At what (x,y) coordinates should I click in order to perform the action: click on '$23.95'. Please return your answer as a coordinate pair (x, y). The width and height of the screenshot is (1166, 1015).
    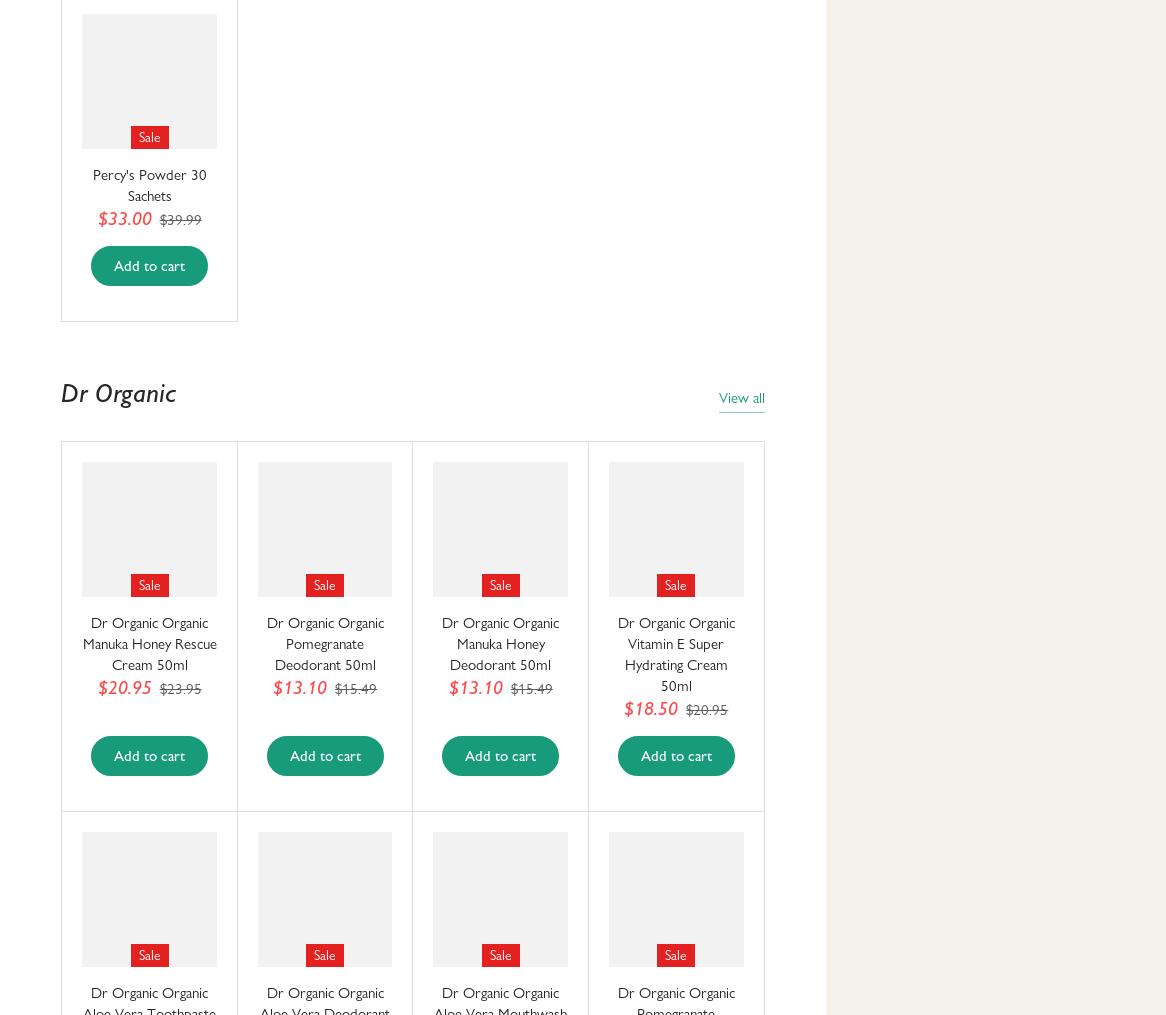
    Looking at the image, I should click on (179, 688).